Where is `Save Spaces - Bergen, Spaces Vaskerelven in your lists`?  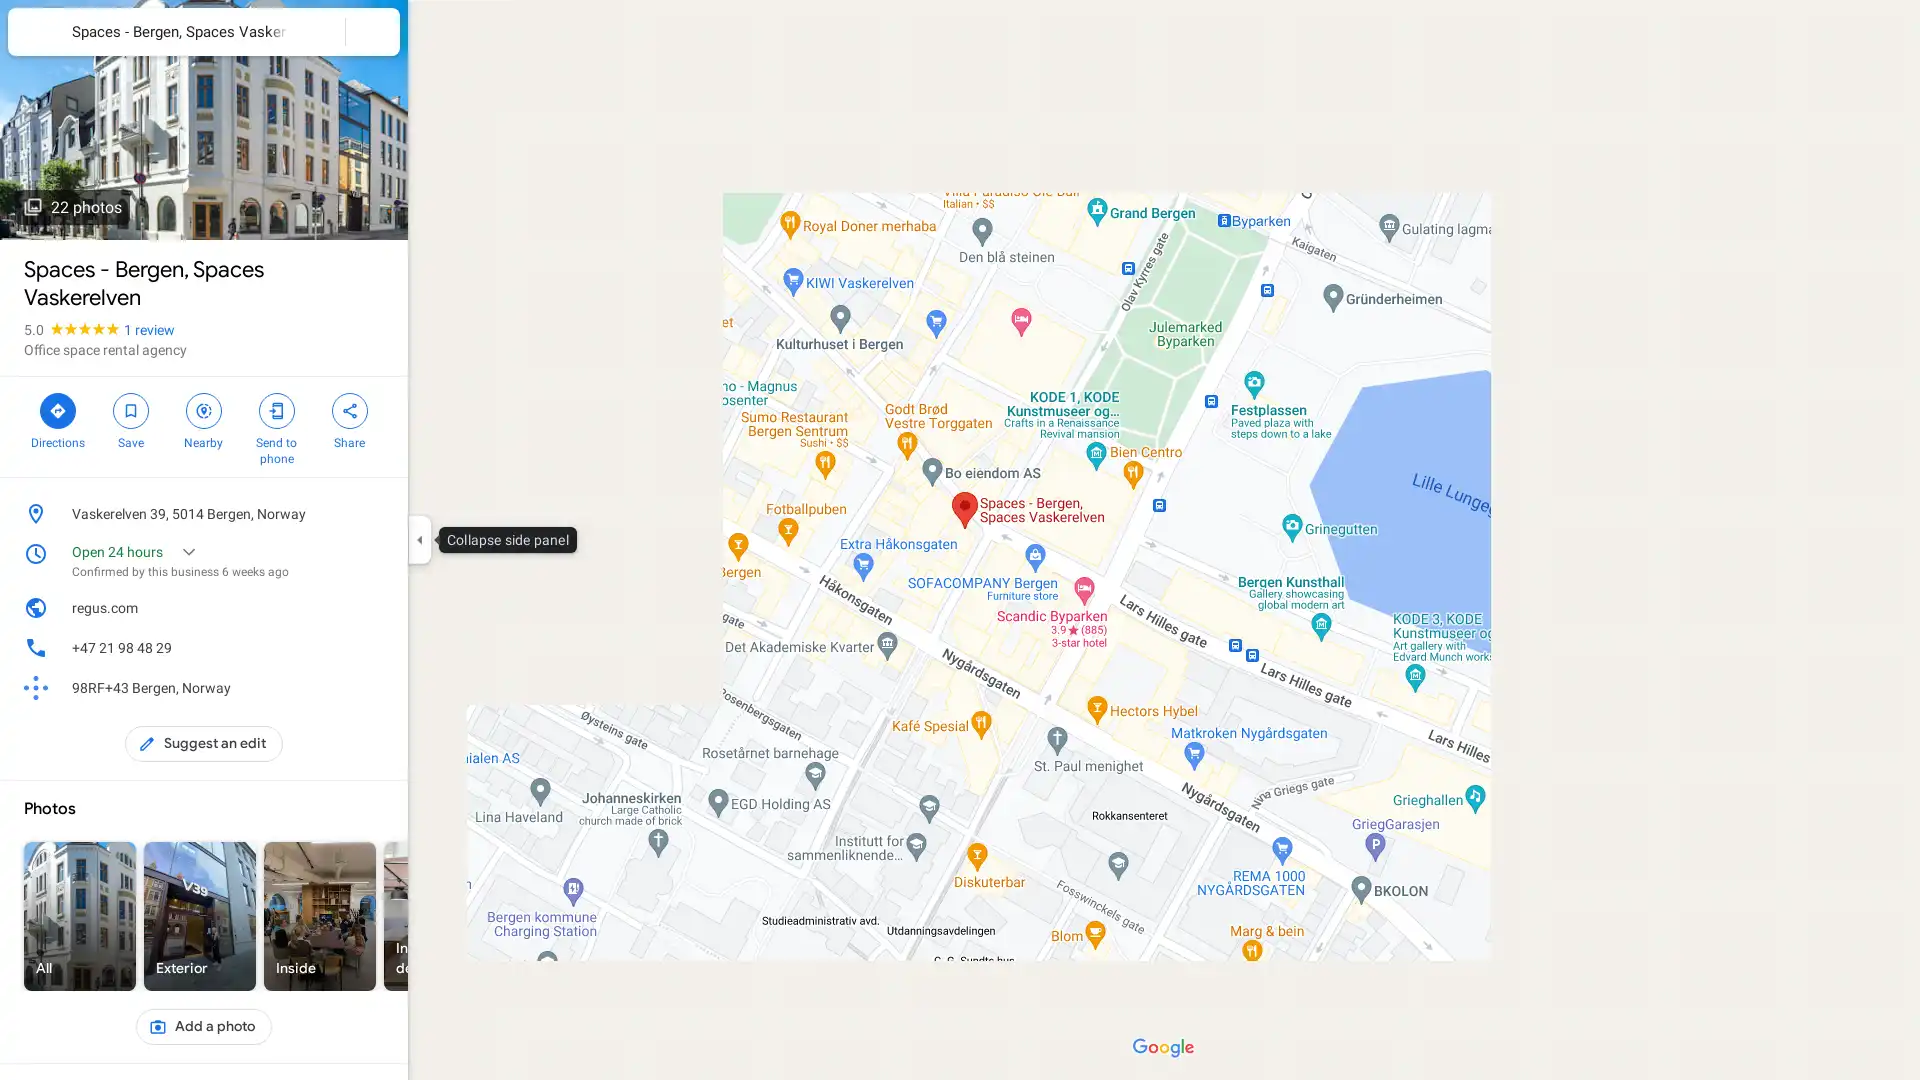 Save Spaces - Bergen, Spaces Vaskerelven in your lists is located at coordinates (129, 418).